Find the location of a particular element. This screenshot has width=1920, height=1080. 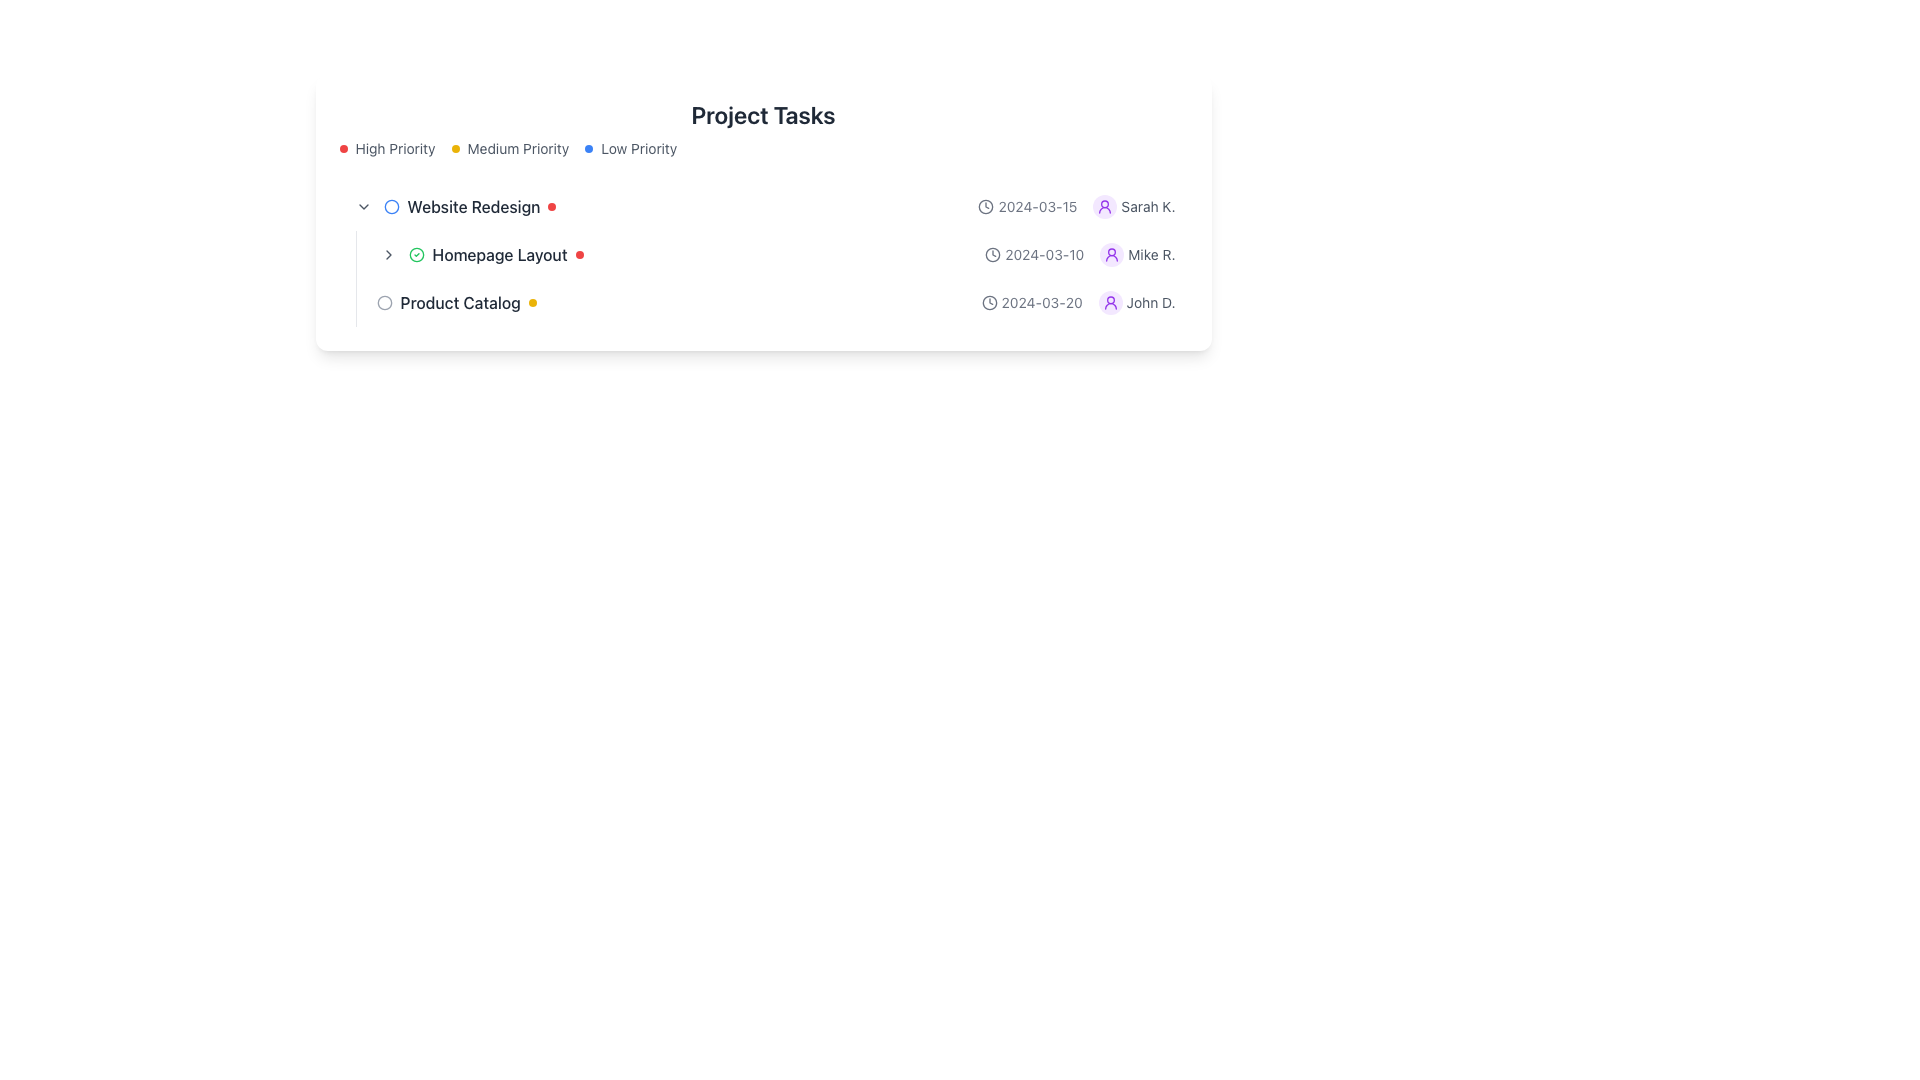

the second task entry is located at coordinates (770, 278).